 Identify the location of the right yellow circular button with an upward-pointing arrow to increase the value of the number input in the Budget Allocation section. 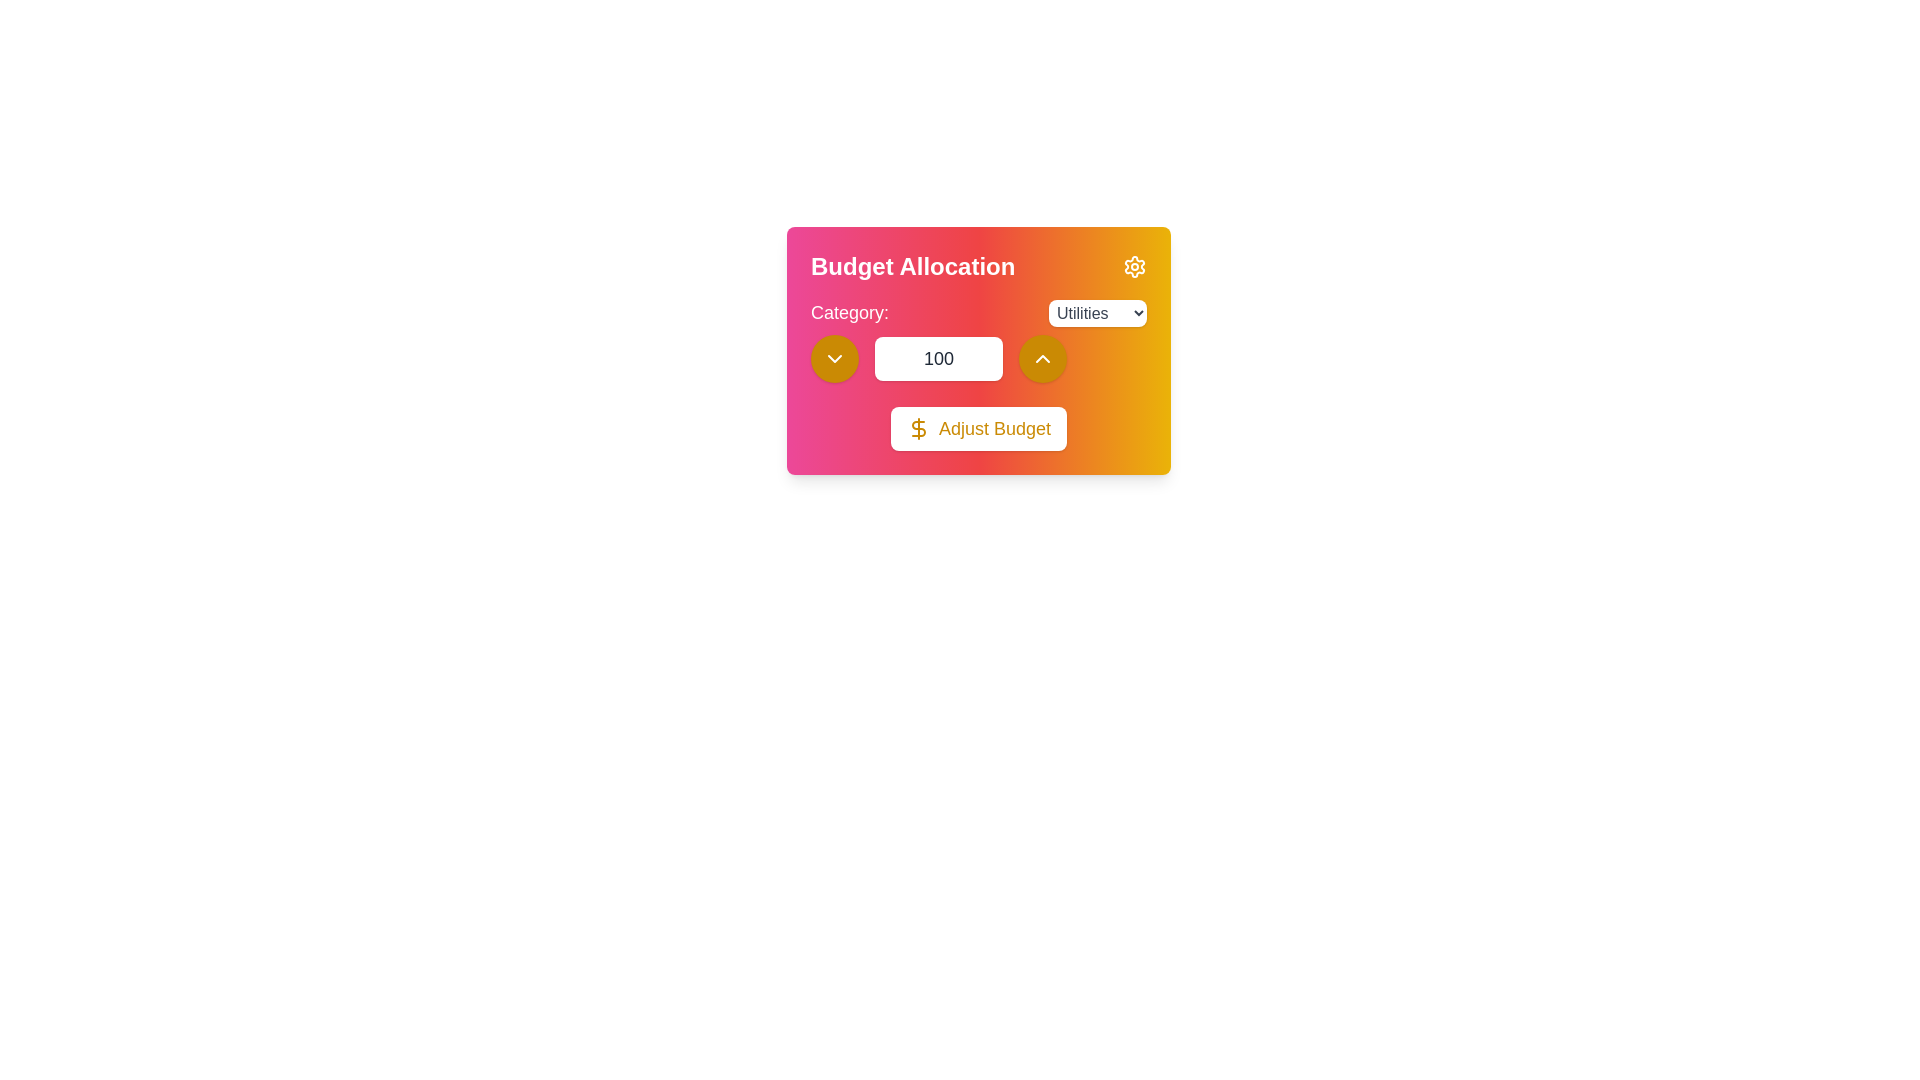
(979, 357).